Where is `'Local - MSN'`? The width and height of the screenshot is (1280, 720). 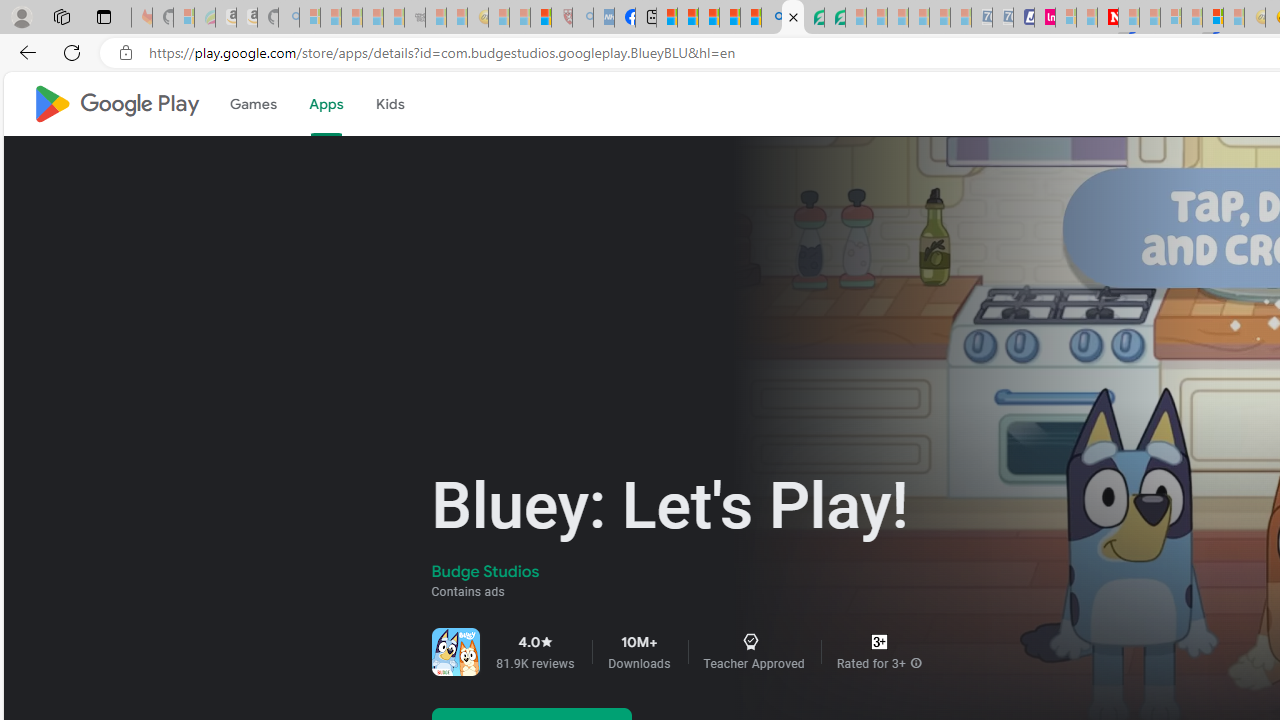
'Local - MSN' is located at coordinates (541, 17).